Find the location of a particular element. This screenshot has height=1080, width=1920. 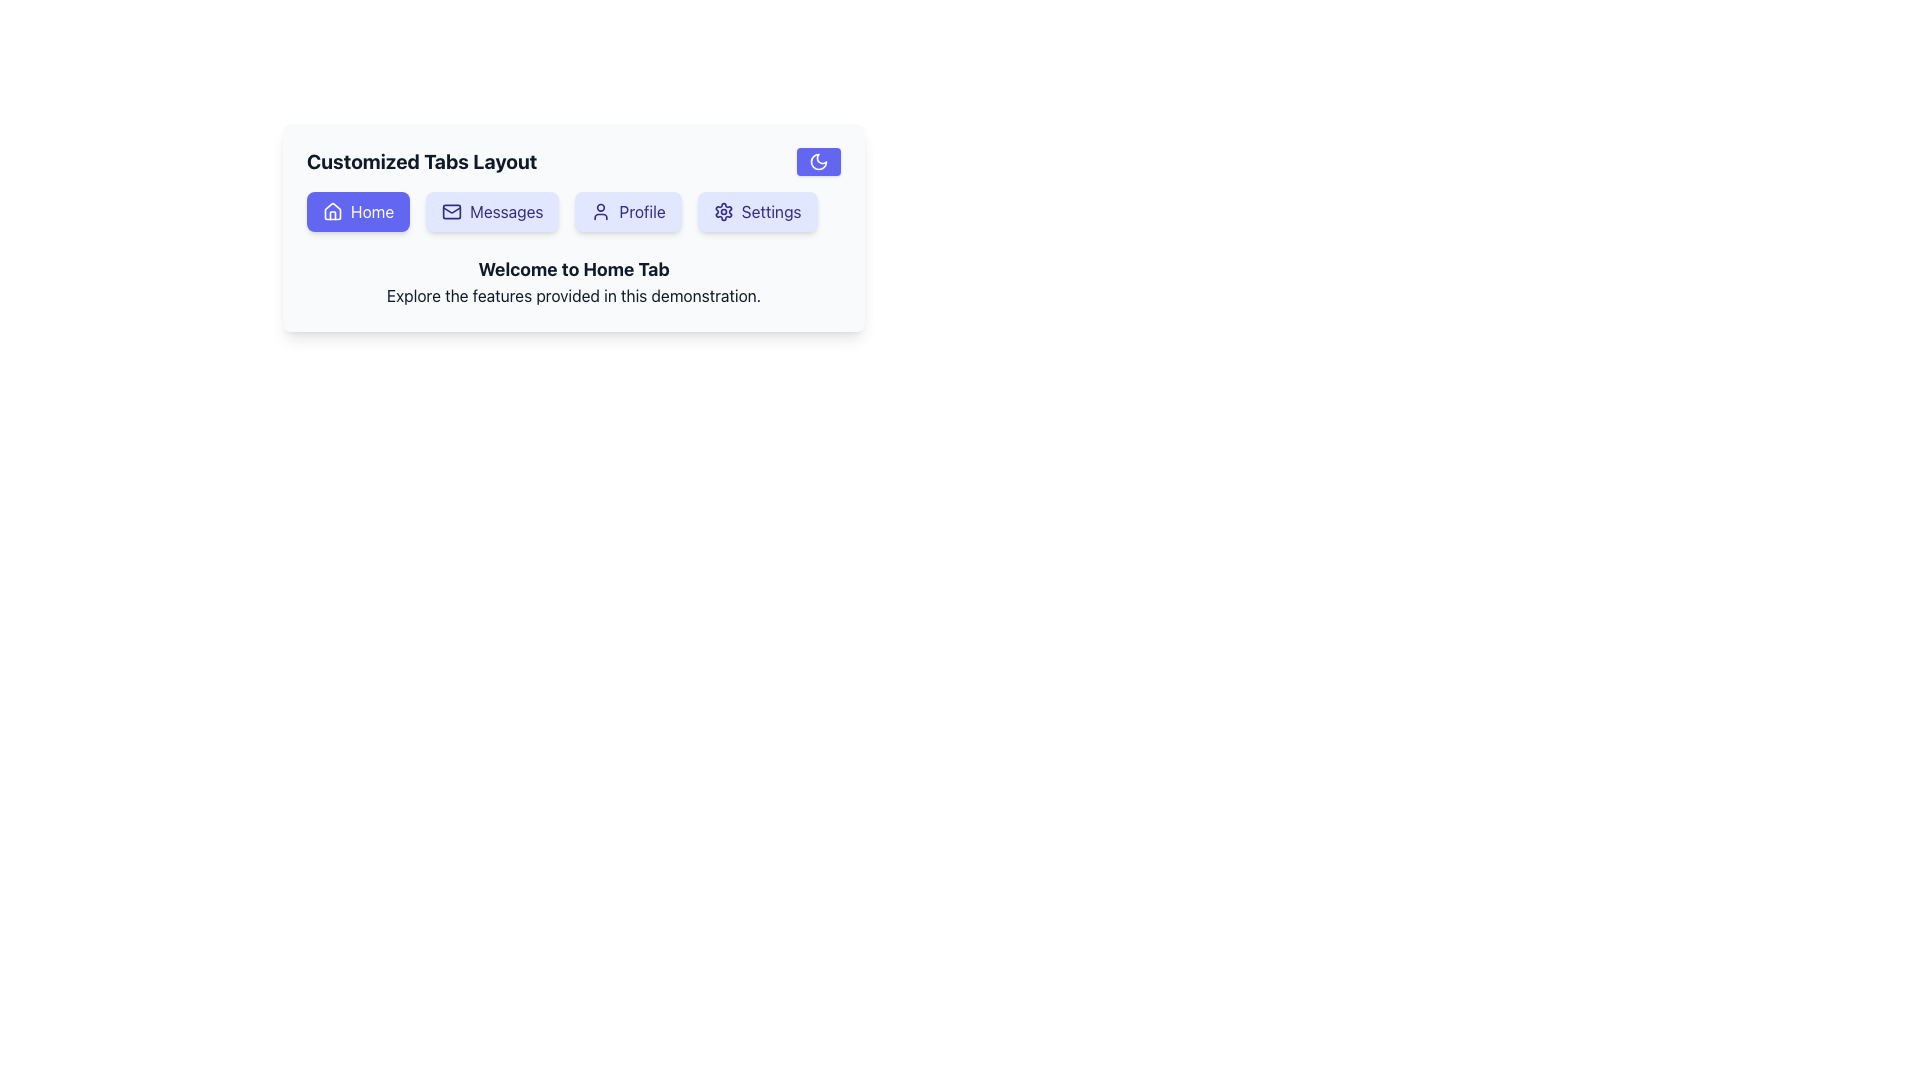

the gear-like icon element located near the text 'Settings', which features a circular central section and radial protrusions, positioned at the rightmost among the primary navigation buttons is located at coordinates (722, 212).